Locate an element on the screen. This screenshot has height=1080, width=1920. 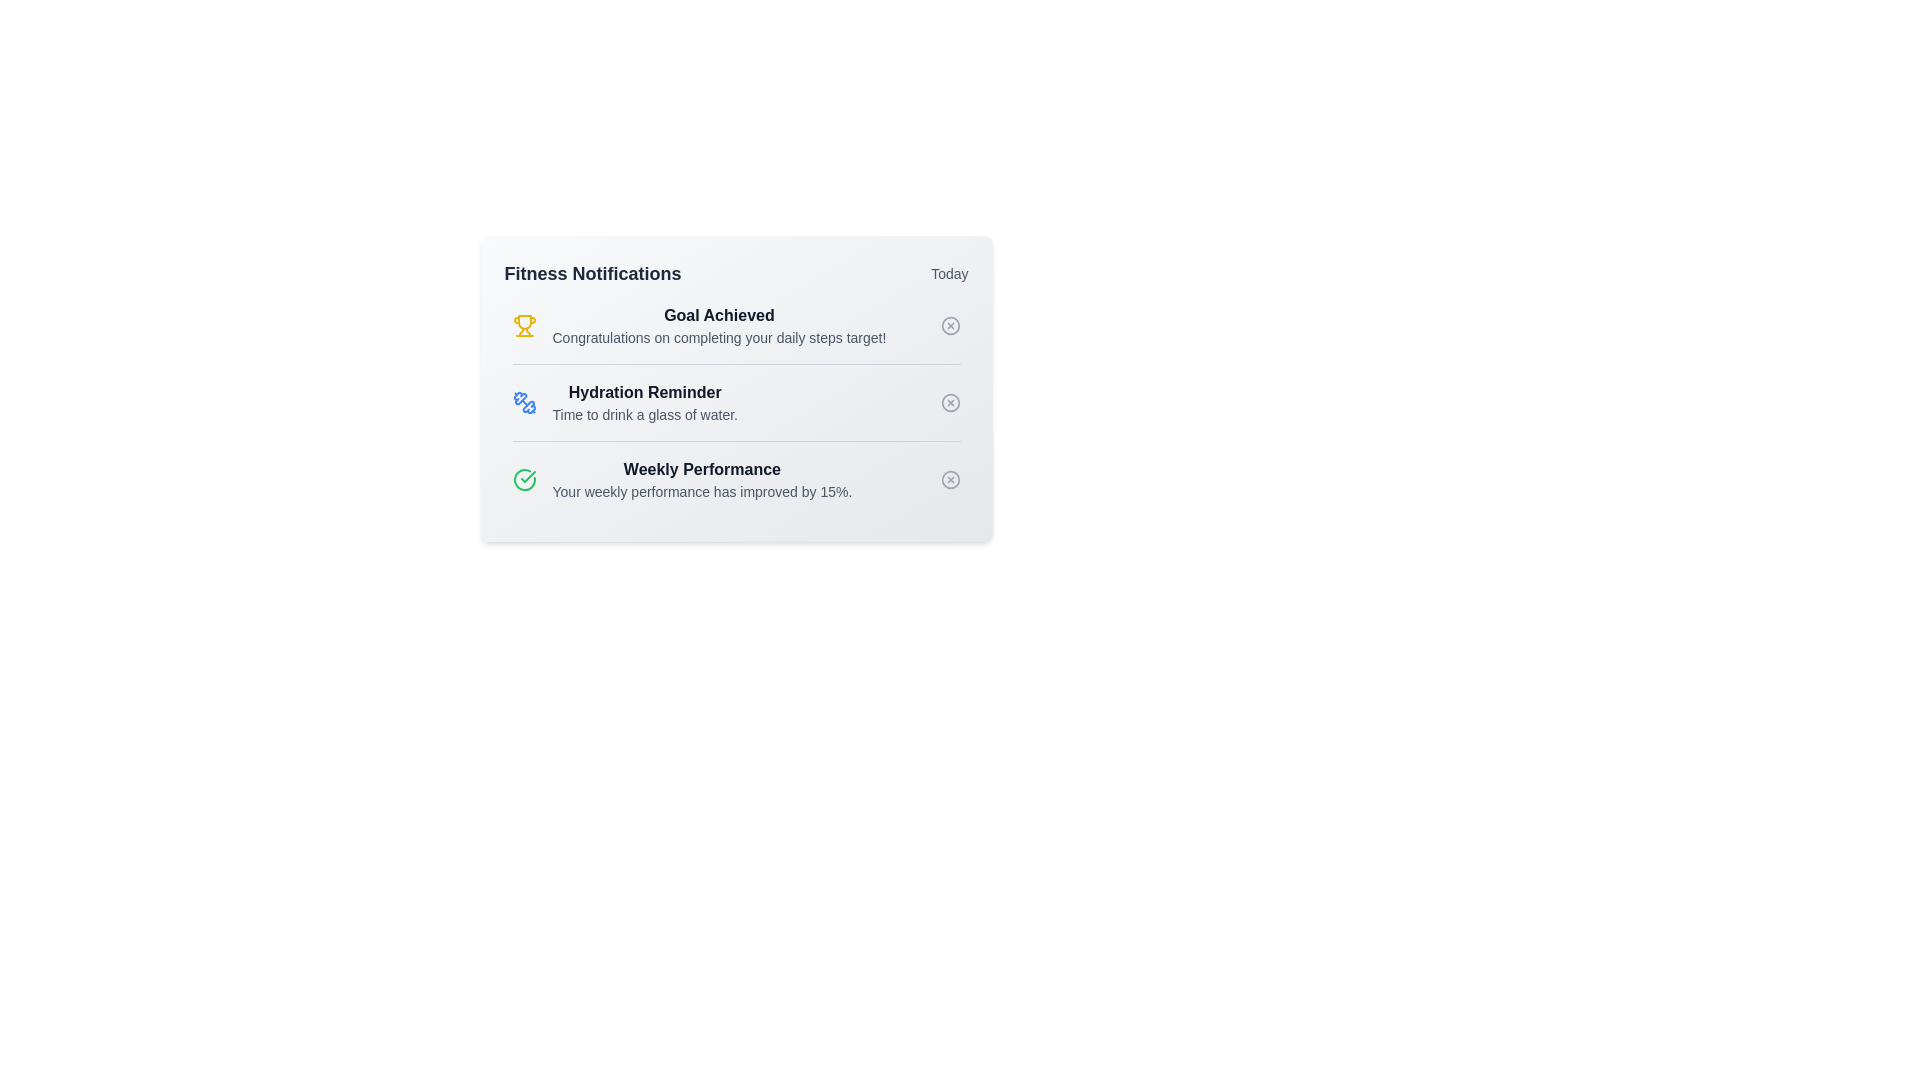
the 'Hydration Reminder' icon located on the left side of its list item in the notification card, which visually represents the notification topic is located at coordinates (524, 402).